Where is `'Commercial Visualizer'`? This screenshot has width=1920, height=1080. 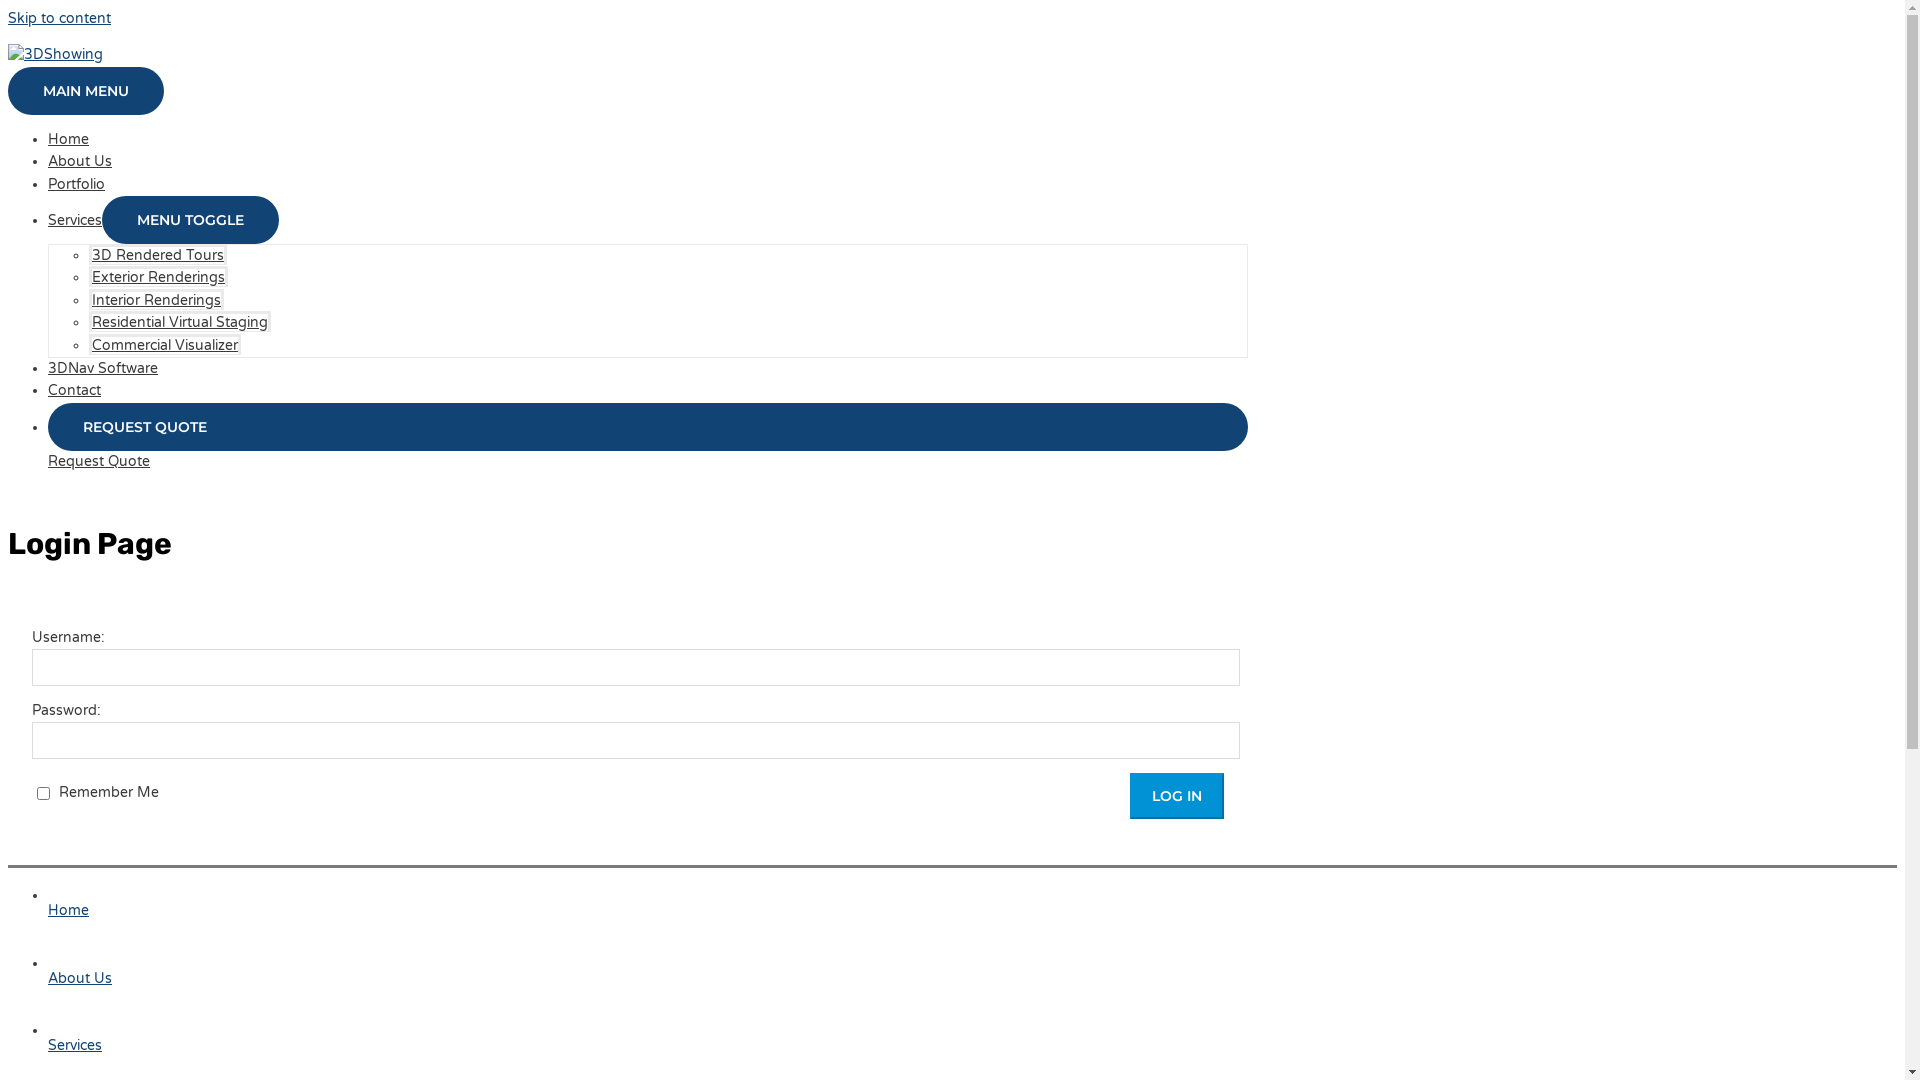 'Commercial Visualizer' is located at coordinates (88, 343).